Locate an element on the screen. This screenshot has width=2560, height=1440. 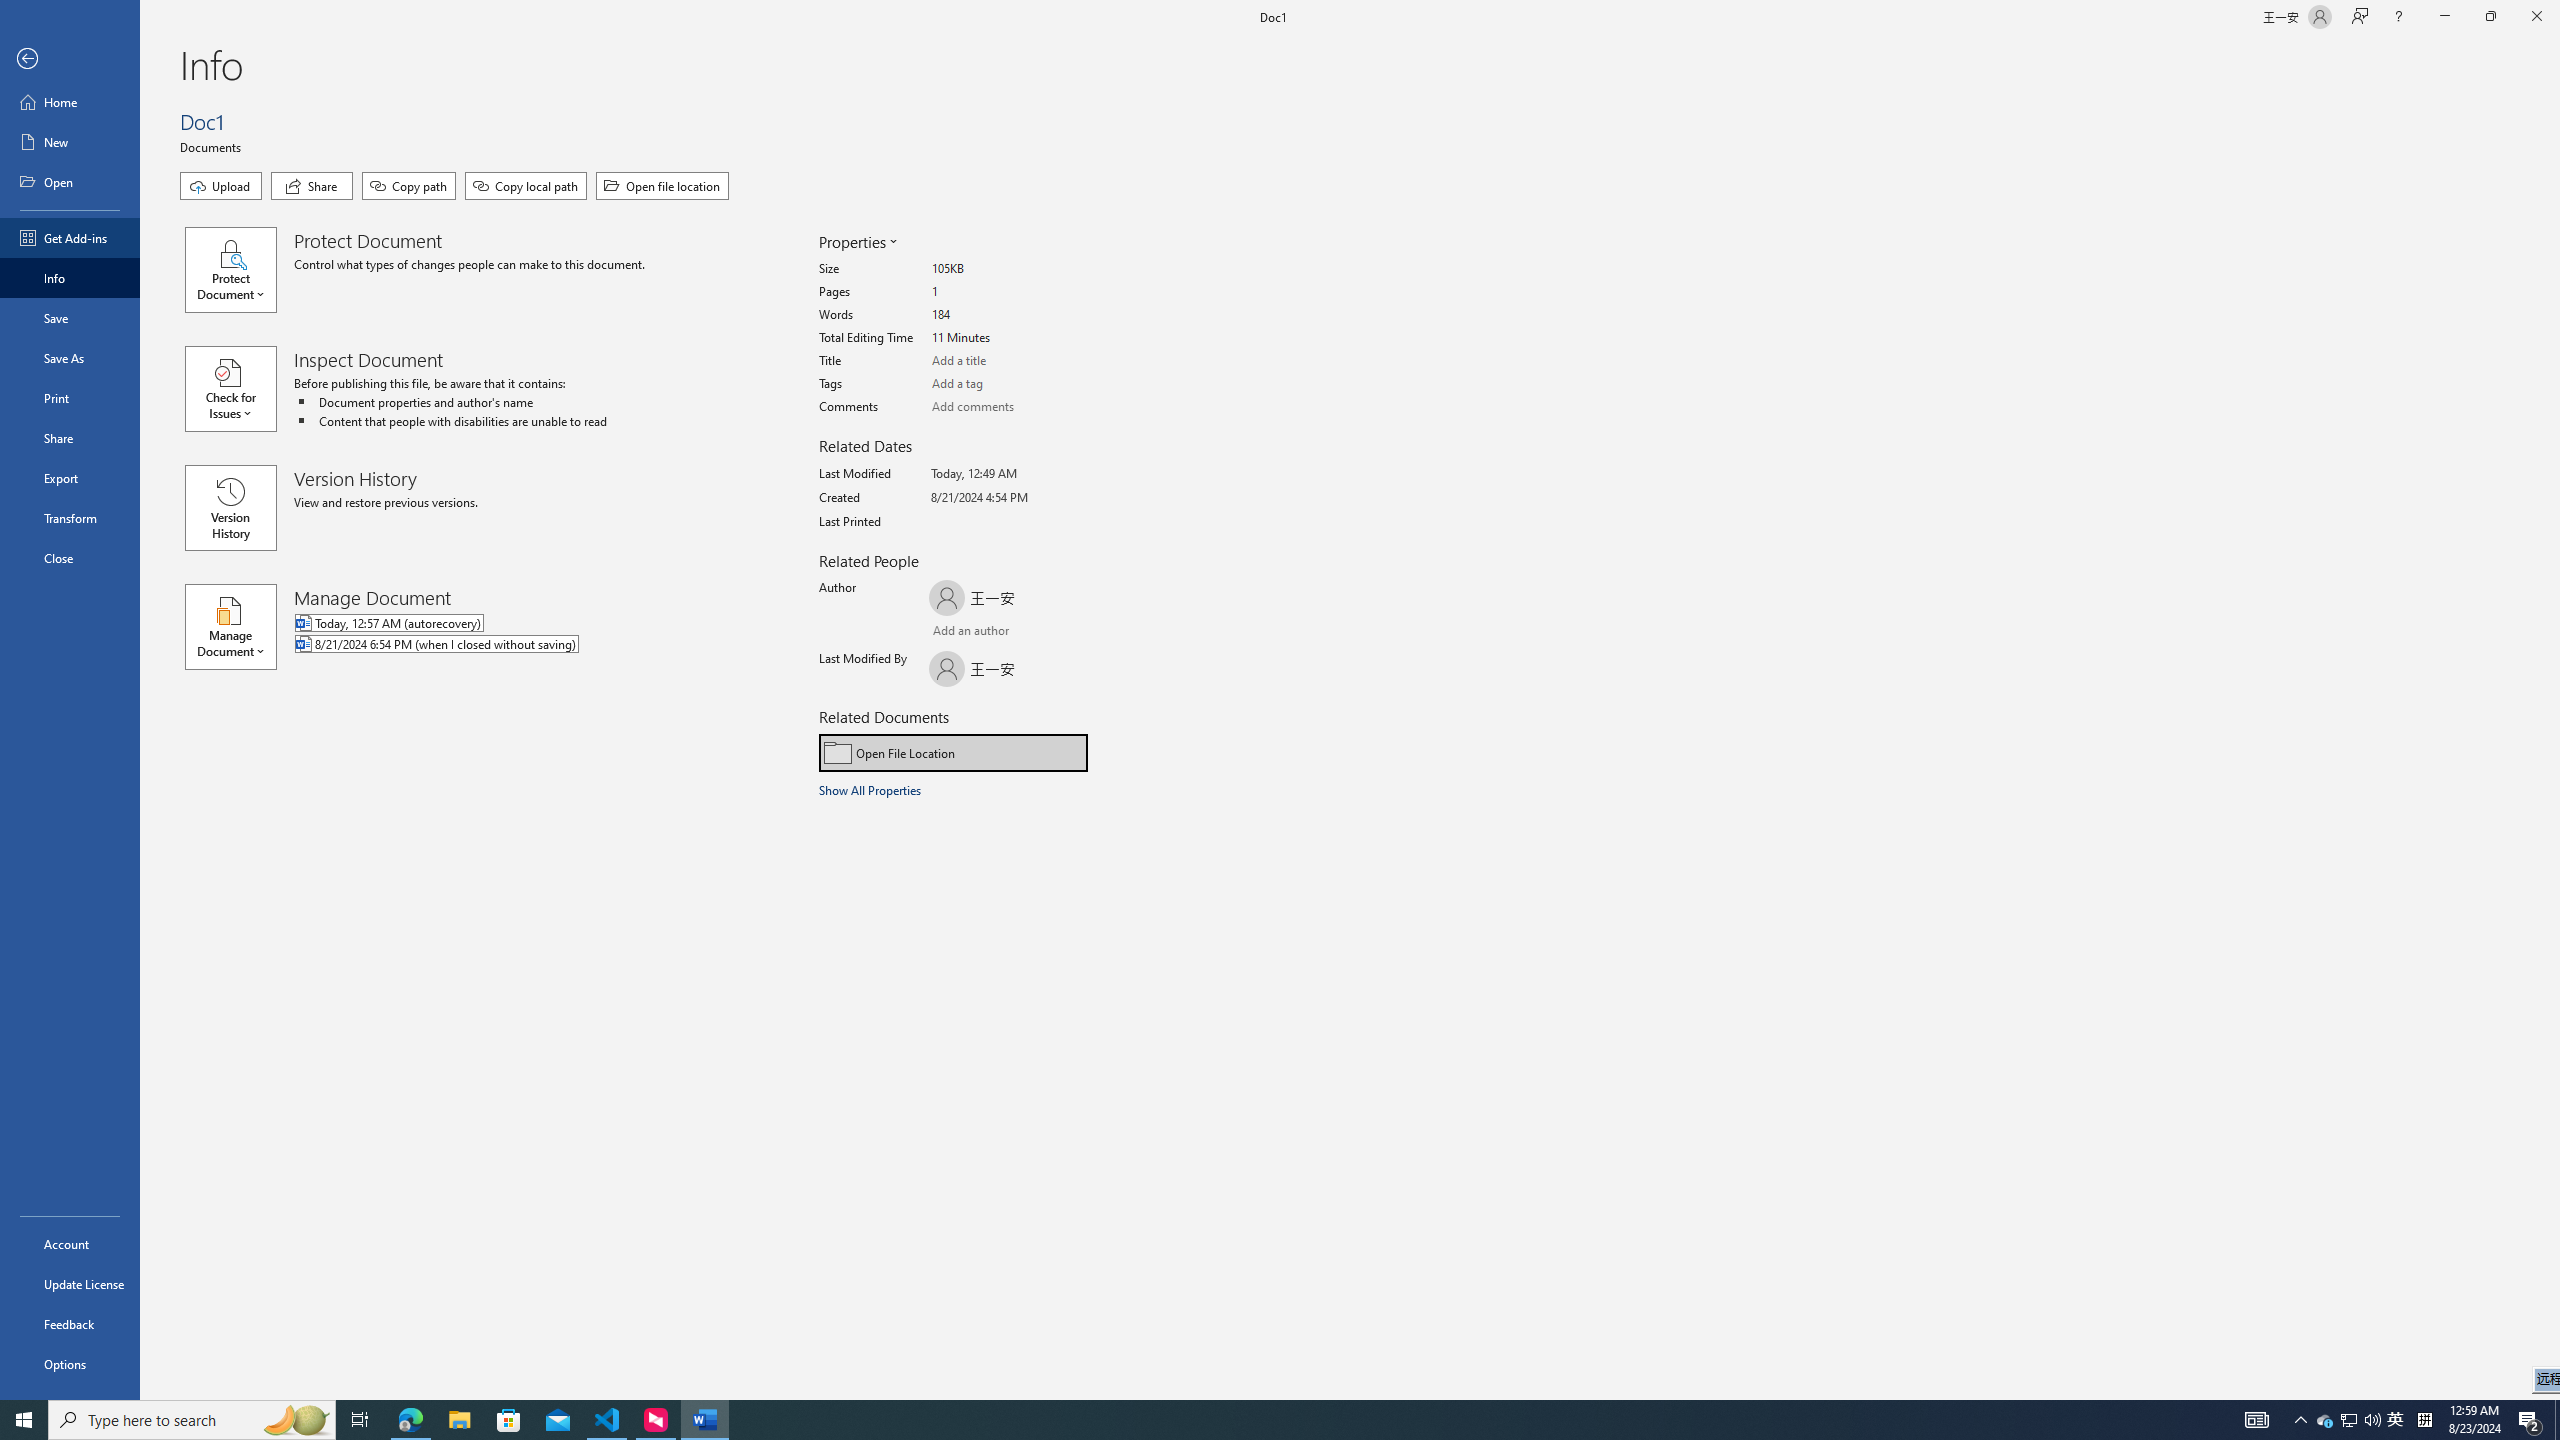
'Get Add-ins' is located at coordinates (69, 237).